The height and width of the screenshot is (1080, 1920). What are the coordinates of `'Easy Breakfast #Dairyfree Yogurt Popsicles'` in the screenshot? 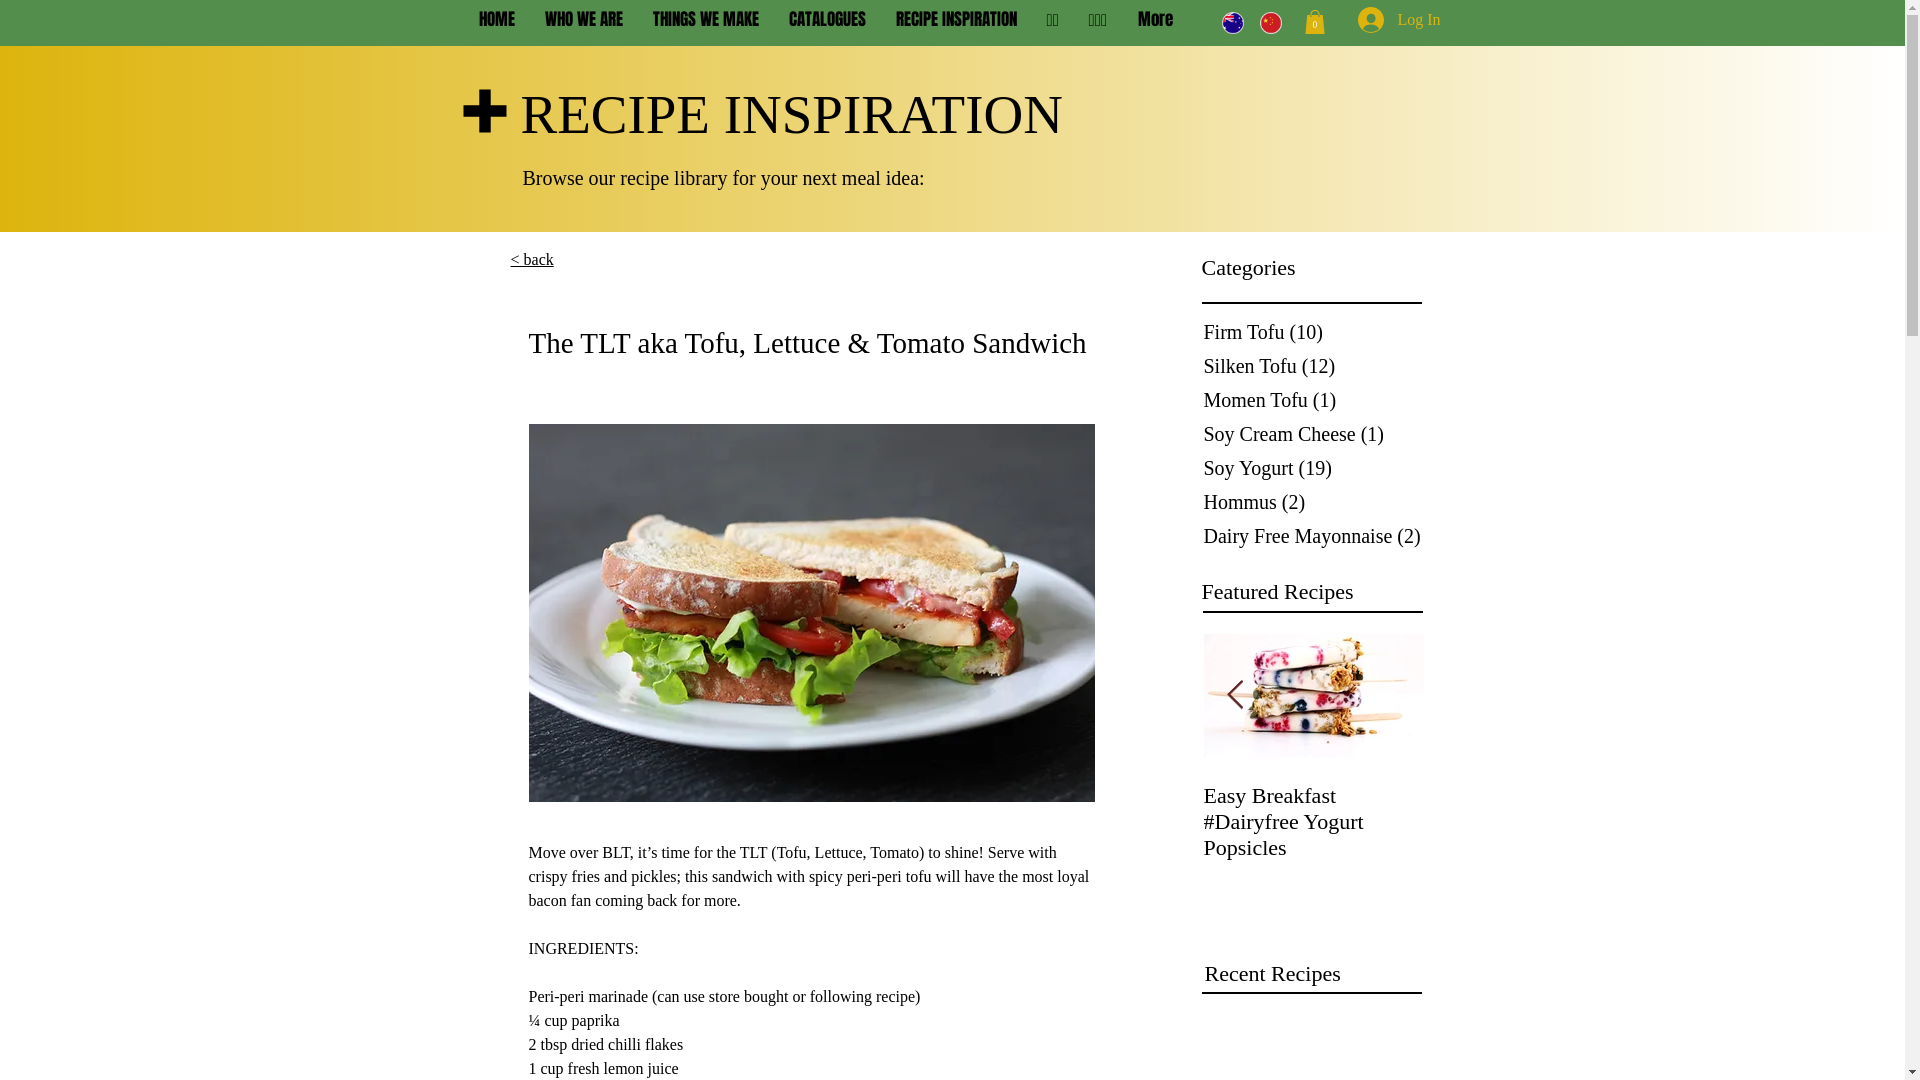 It's located at (1314, 821).